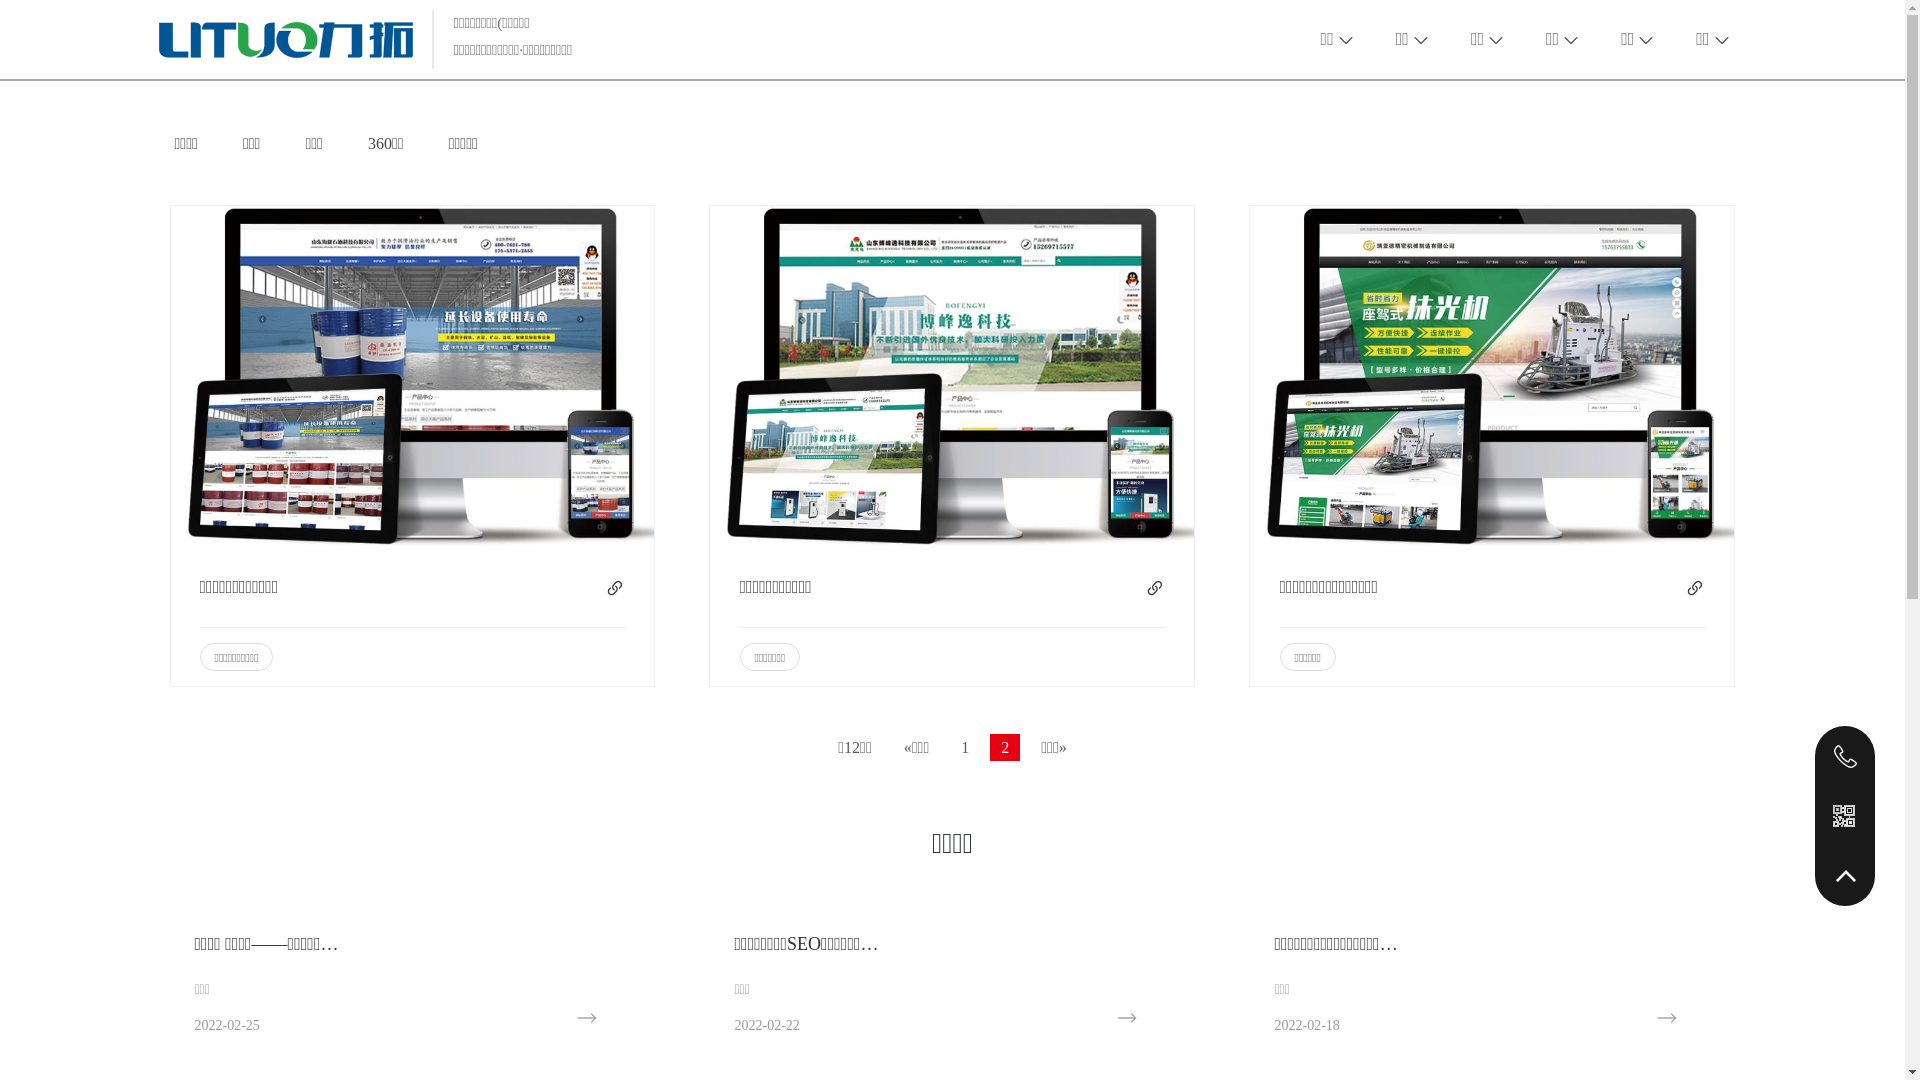  I want to click on '1', so click(964, 747).